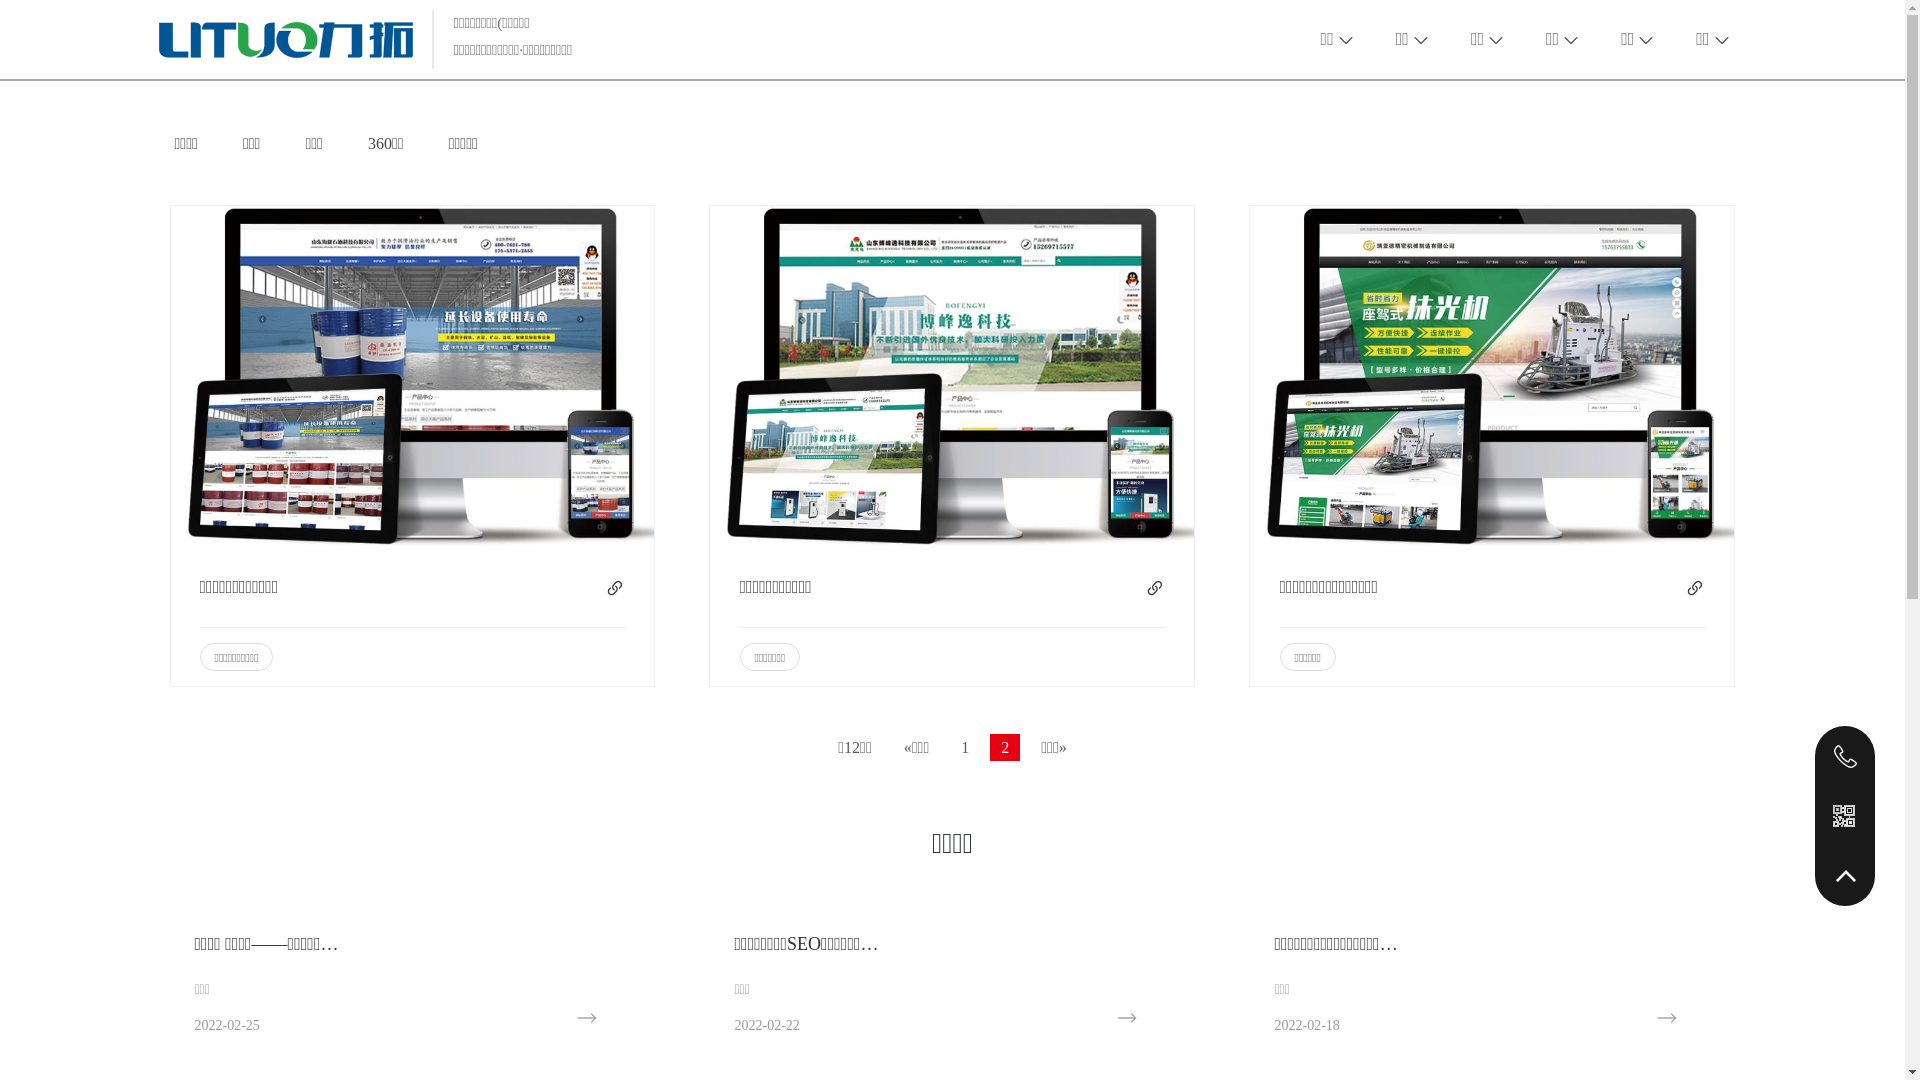  I want to click on '1', so click(964, 747).